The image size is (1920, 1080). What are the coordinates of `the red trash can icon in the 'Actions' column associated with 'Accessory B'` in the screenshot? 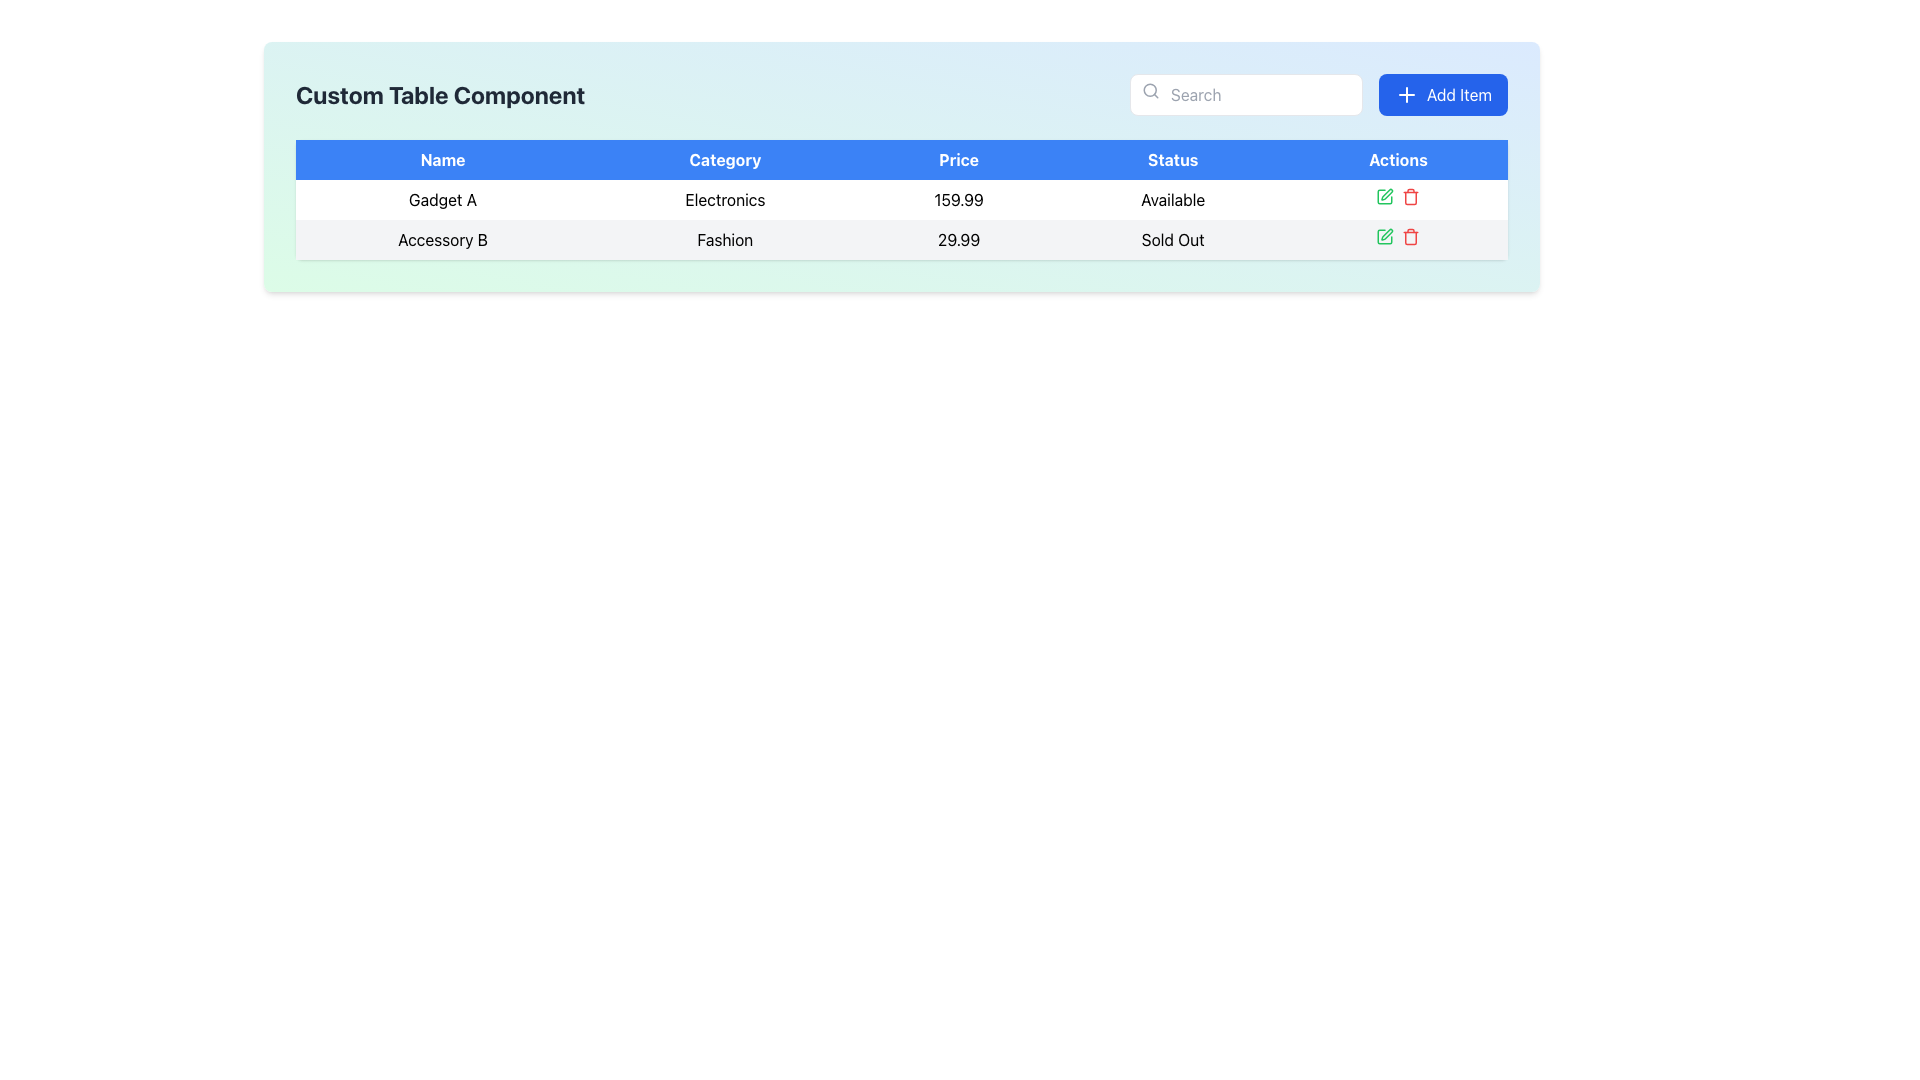 It's located at (1410, 196).